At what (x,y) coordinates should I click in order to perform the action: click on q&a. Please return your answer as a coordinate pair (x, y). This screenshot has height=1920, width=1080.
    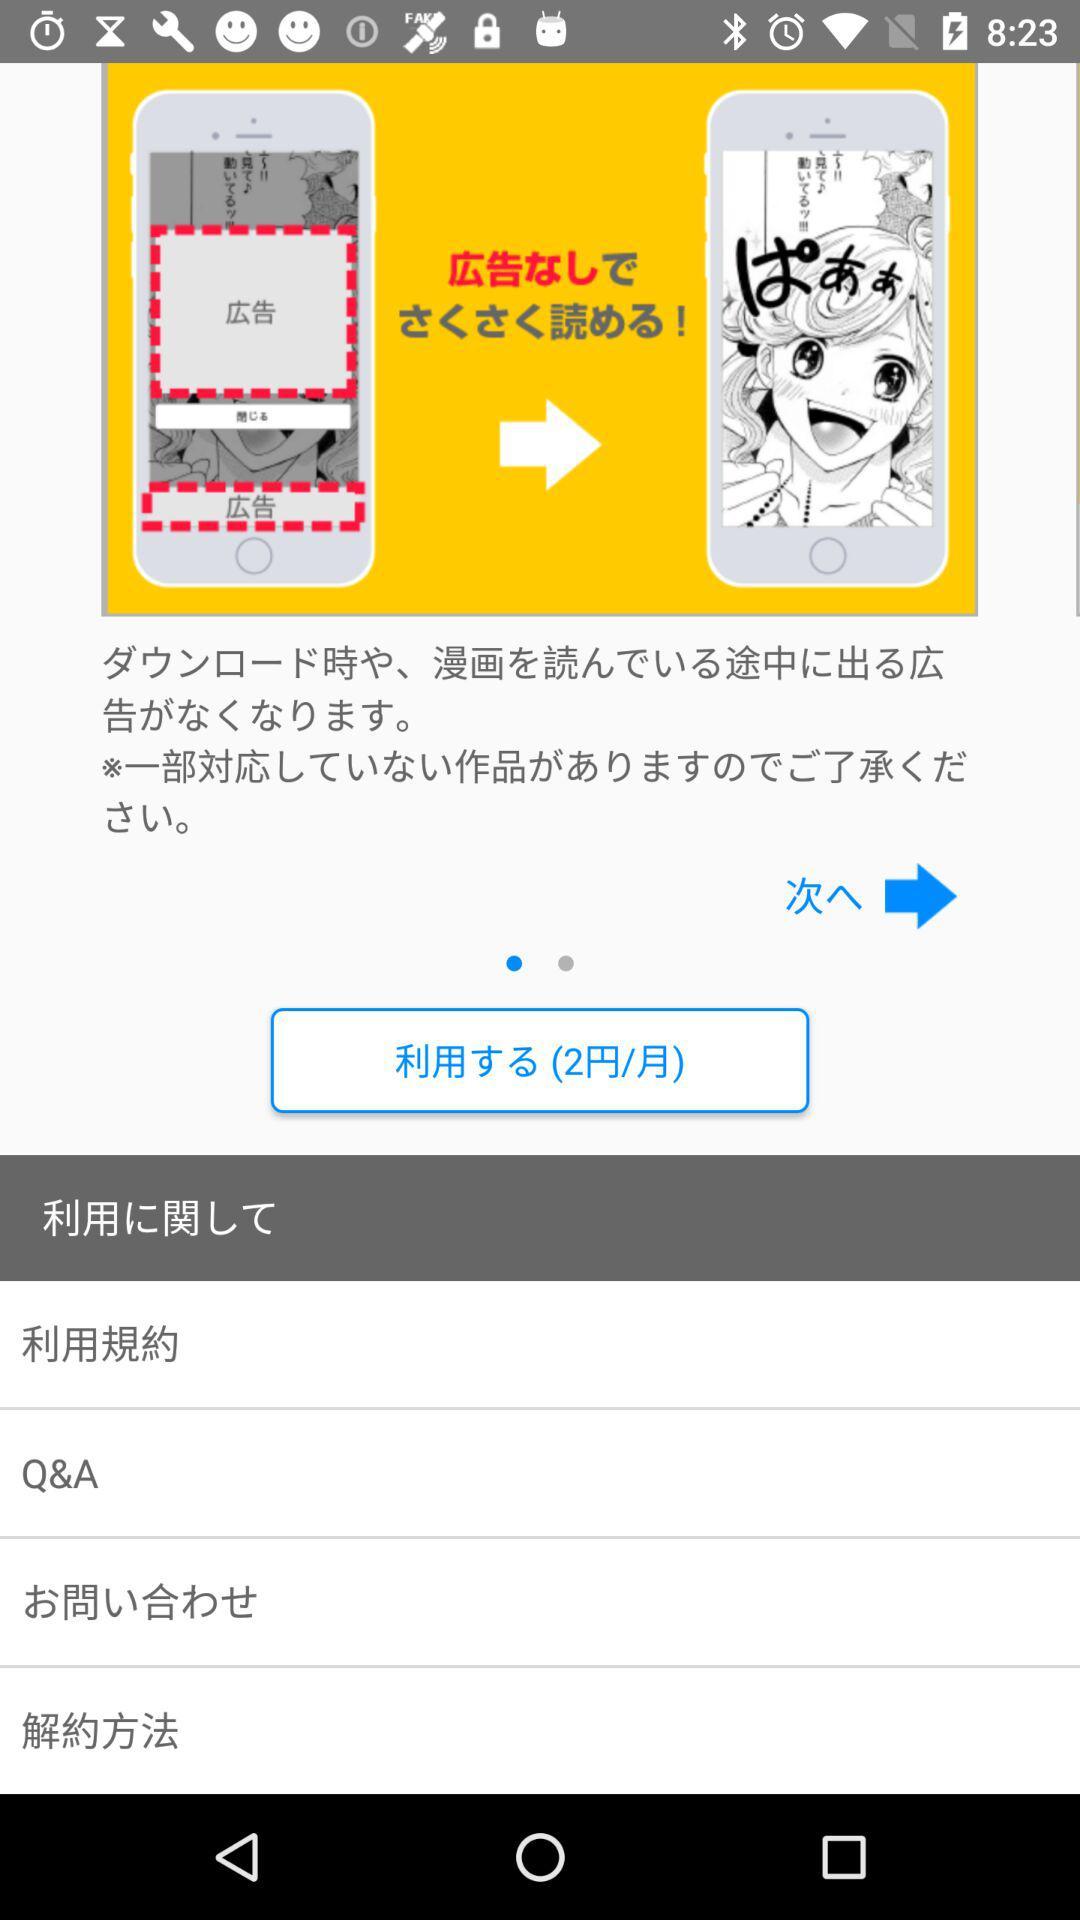
    Looking at the image, I should click on (540, 1473).